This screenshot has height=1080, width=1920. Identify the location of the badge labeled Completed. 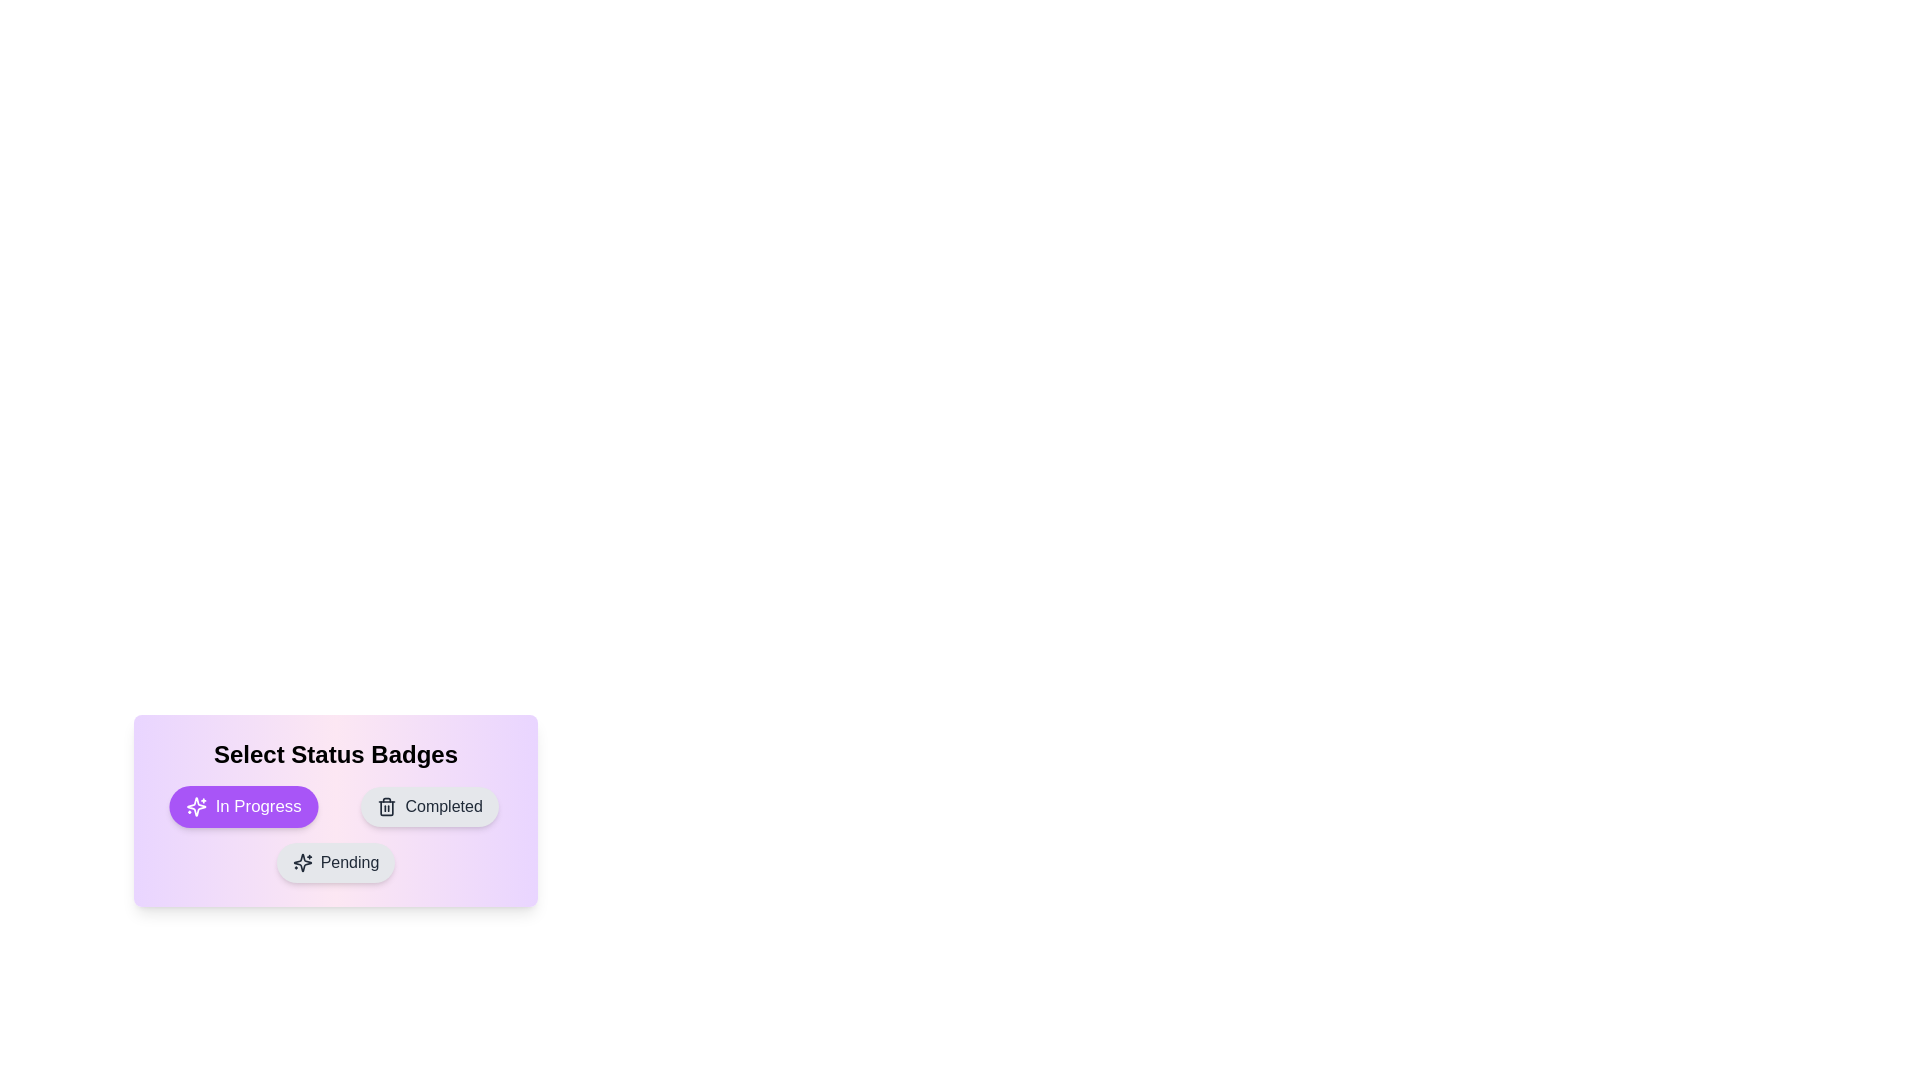
(429, 805).